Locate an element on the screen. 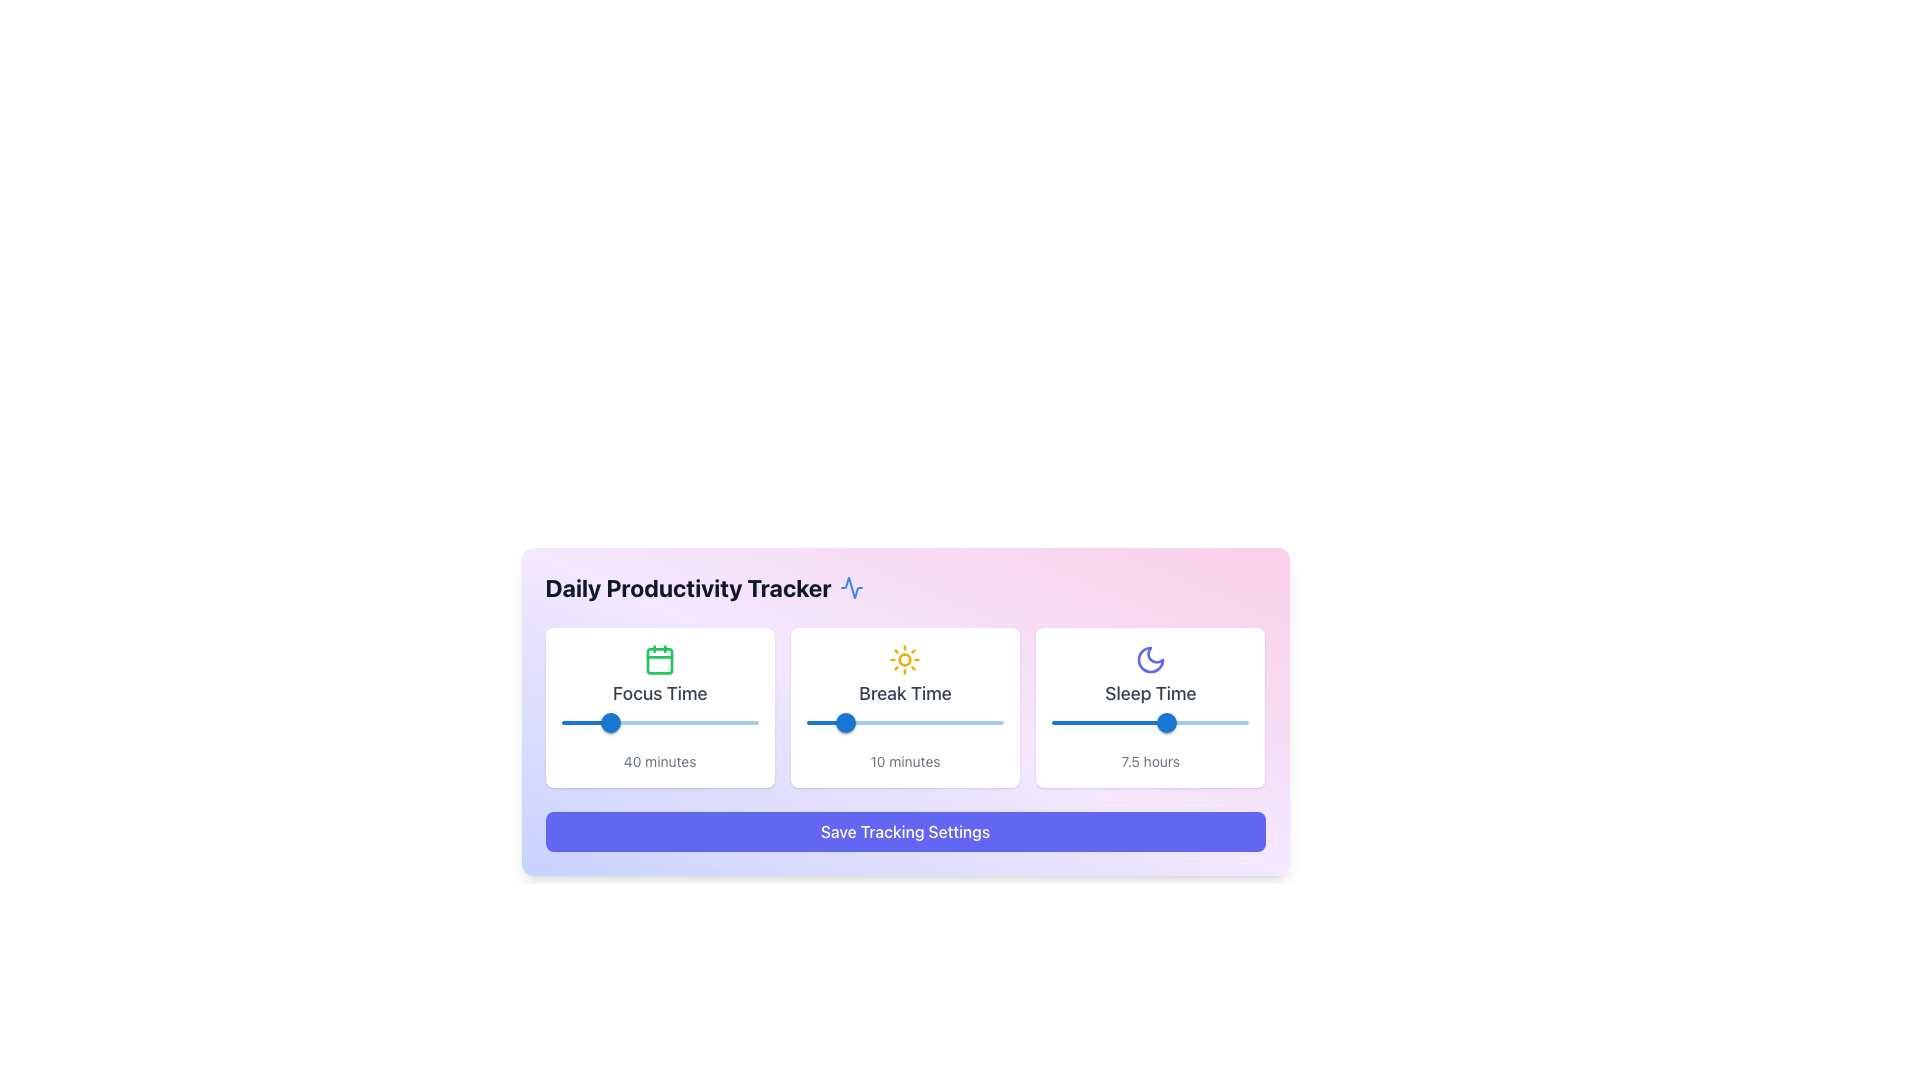  the focus time is located at coordinates (621, 722).